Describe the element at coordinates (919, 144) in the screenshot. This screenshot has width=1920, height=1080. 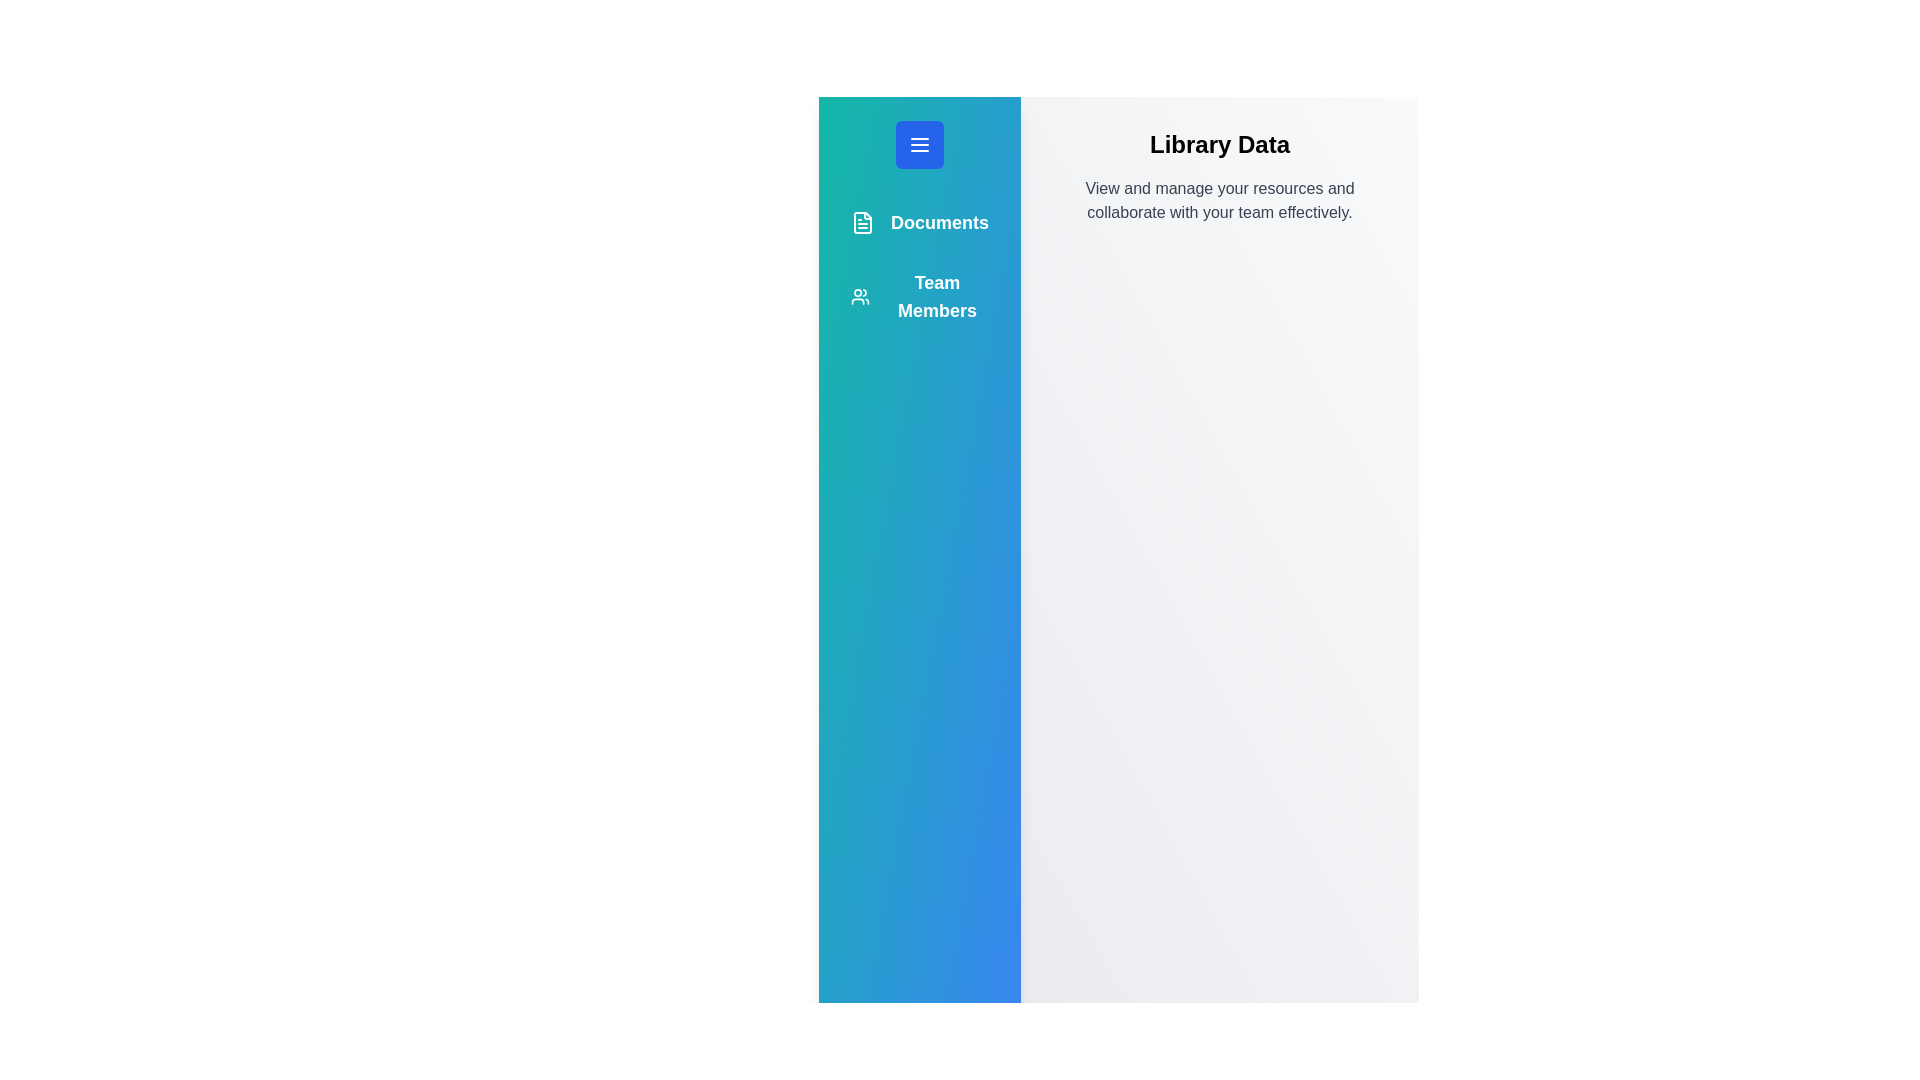
I see `toggle button to expand or collapse the drawer` at that location.